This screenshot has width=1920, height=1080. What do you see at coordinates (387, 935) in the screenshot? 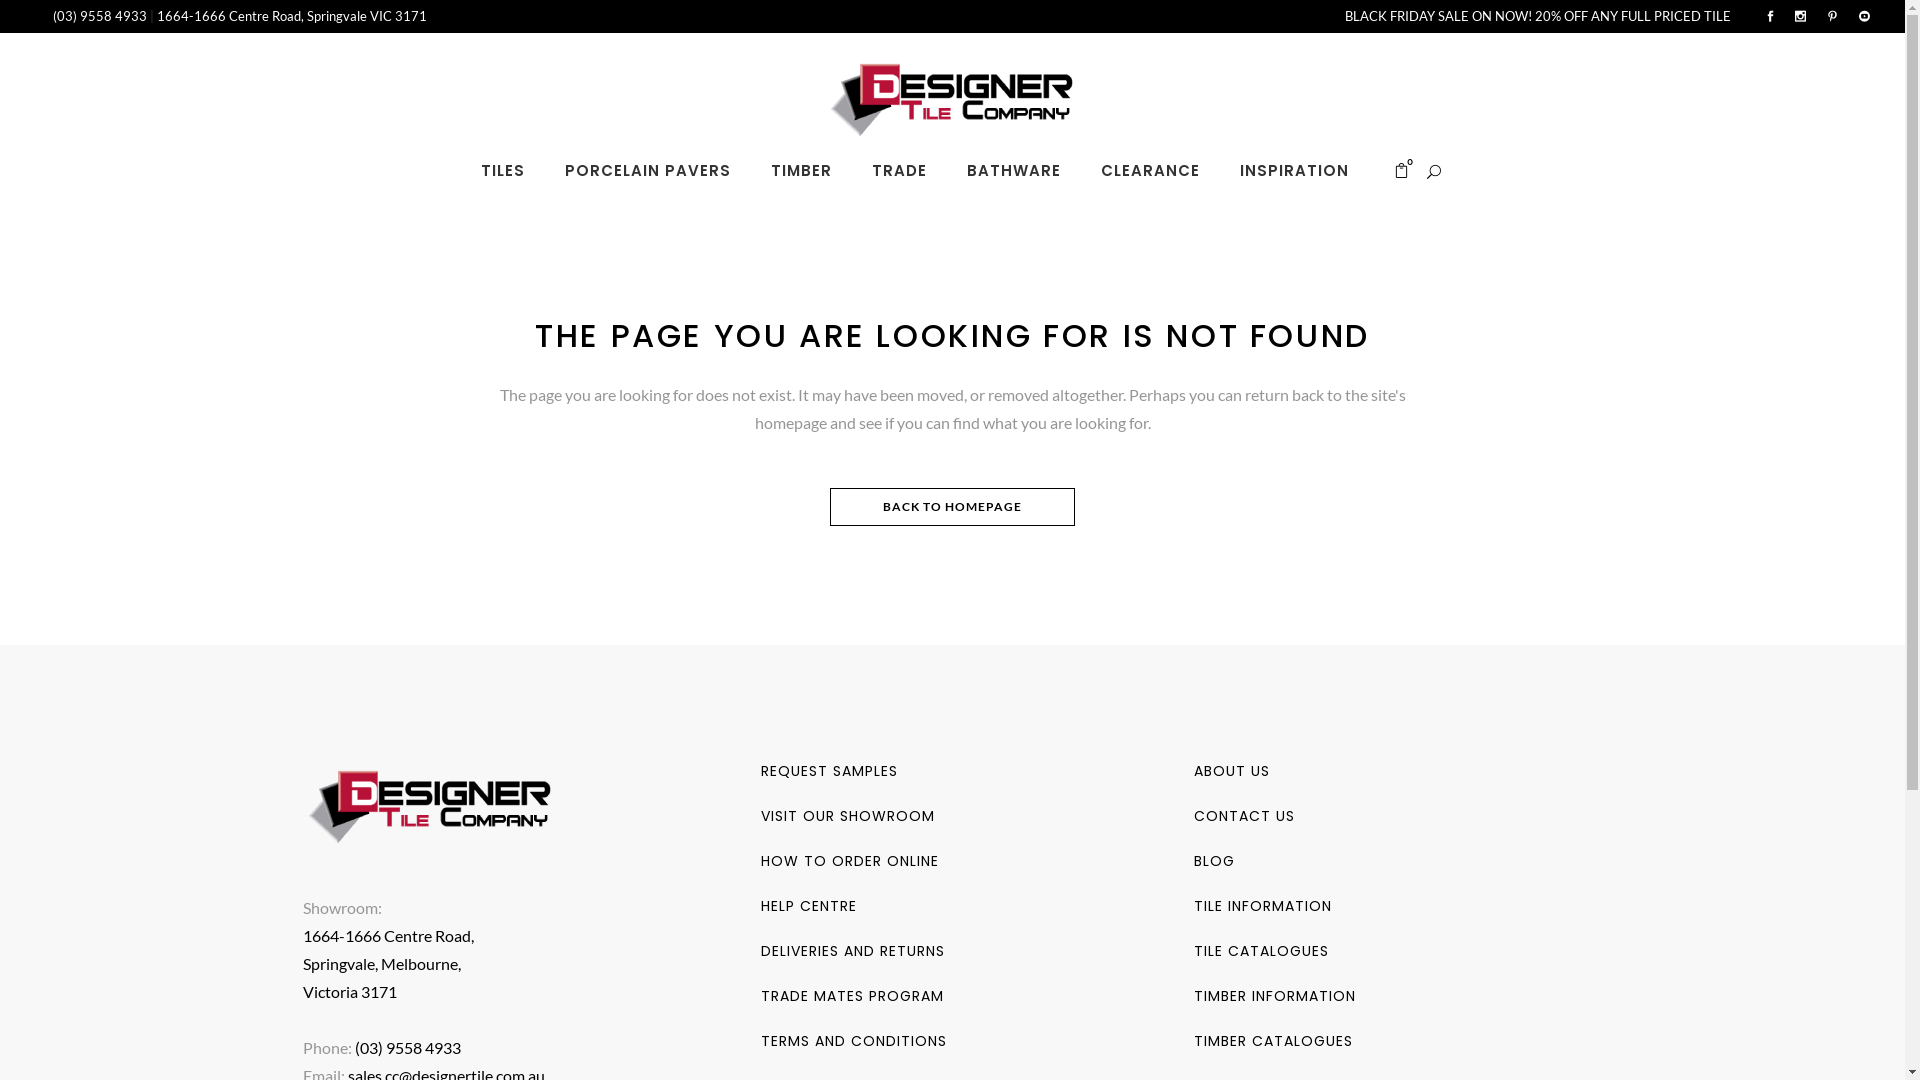
I see `'1664-1666 Centre Road,'` at bounding box center [387, 935].